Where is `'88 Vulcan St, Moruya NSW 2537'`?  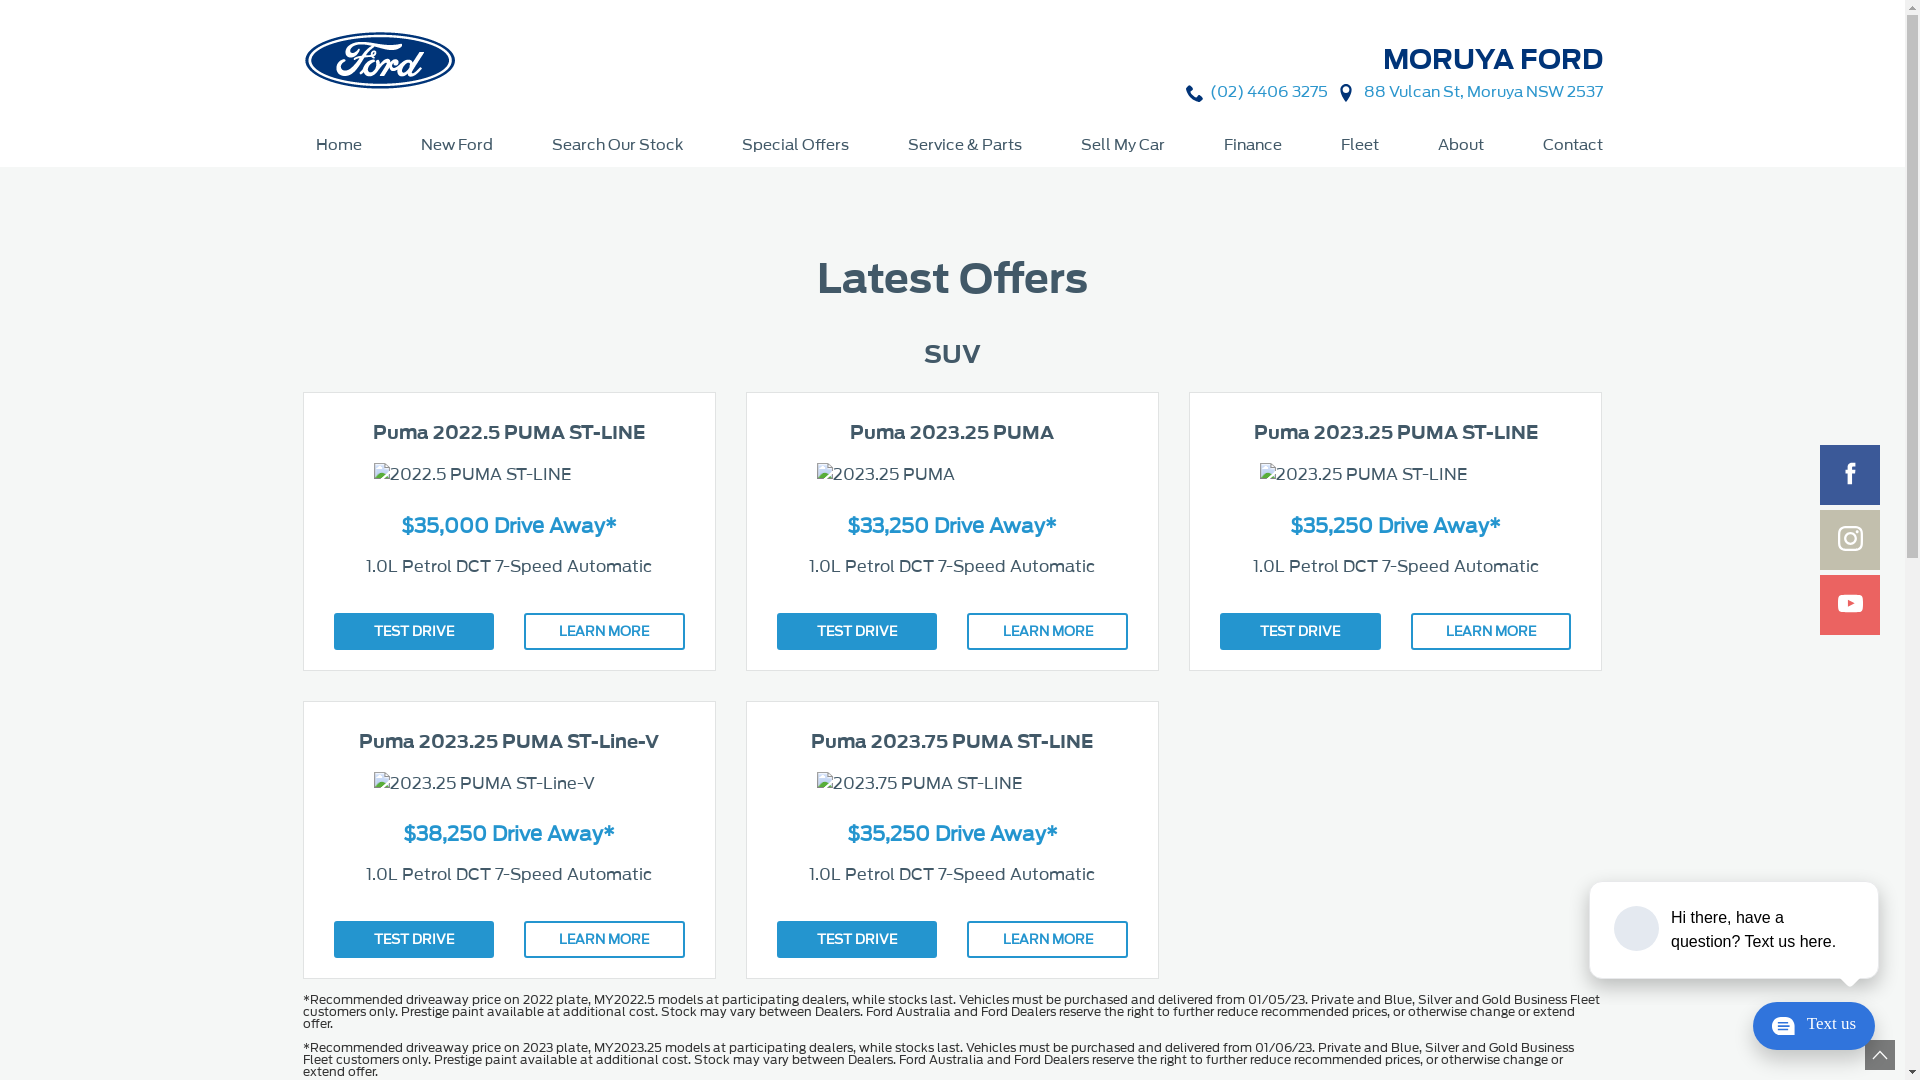 '88 Vulcan St, Moruya NSW 2537' is located at coordinates (1362, 91).